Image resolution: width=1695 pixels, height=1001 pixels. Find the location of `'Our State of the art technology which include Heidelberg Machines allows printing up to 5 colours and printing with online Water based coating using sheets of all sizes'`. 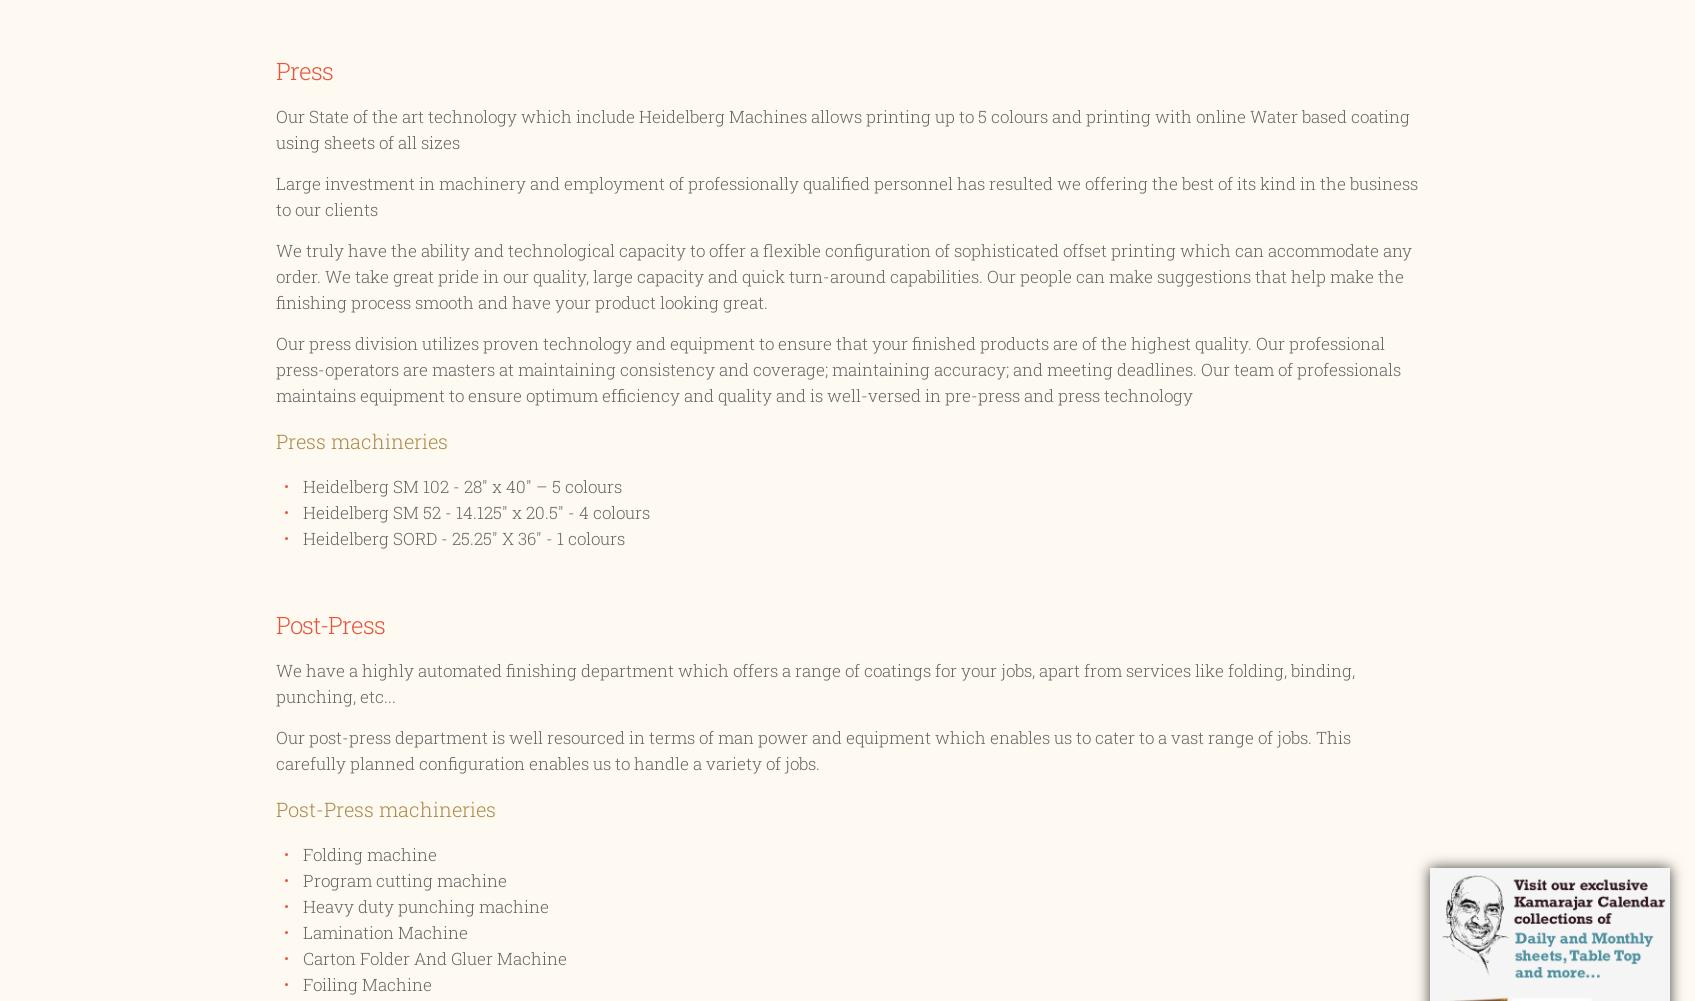

'Our State of the art technology which include Heidelberg Machines allows printing up to 5 colours and printing with online Water based coating using sheets of all sizes' is located at coordinates (274, 128).